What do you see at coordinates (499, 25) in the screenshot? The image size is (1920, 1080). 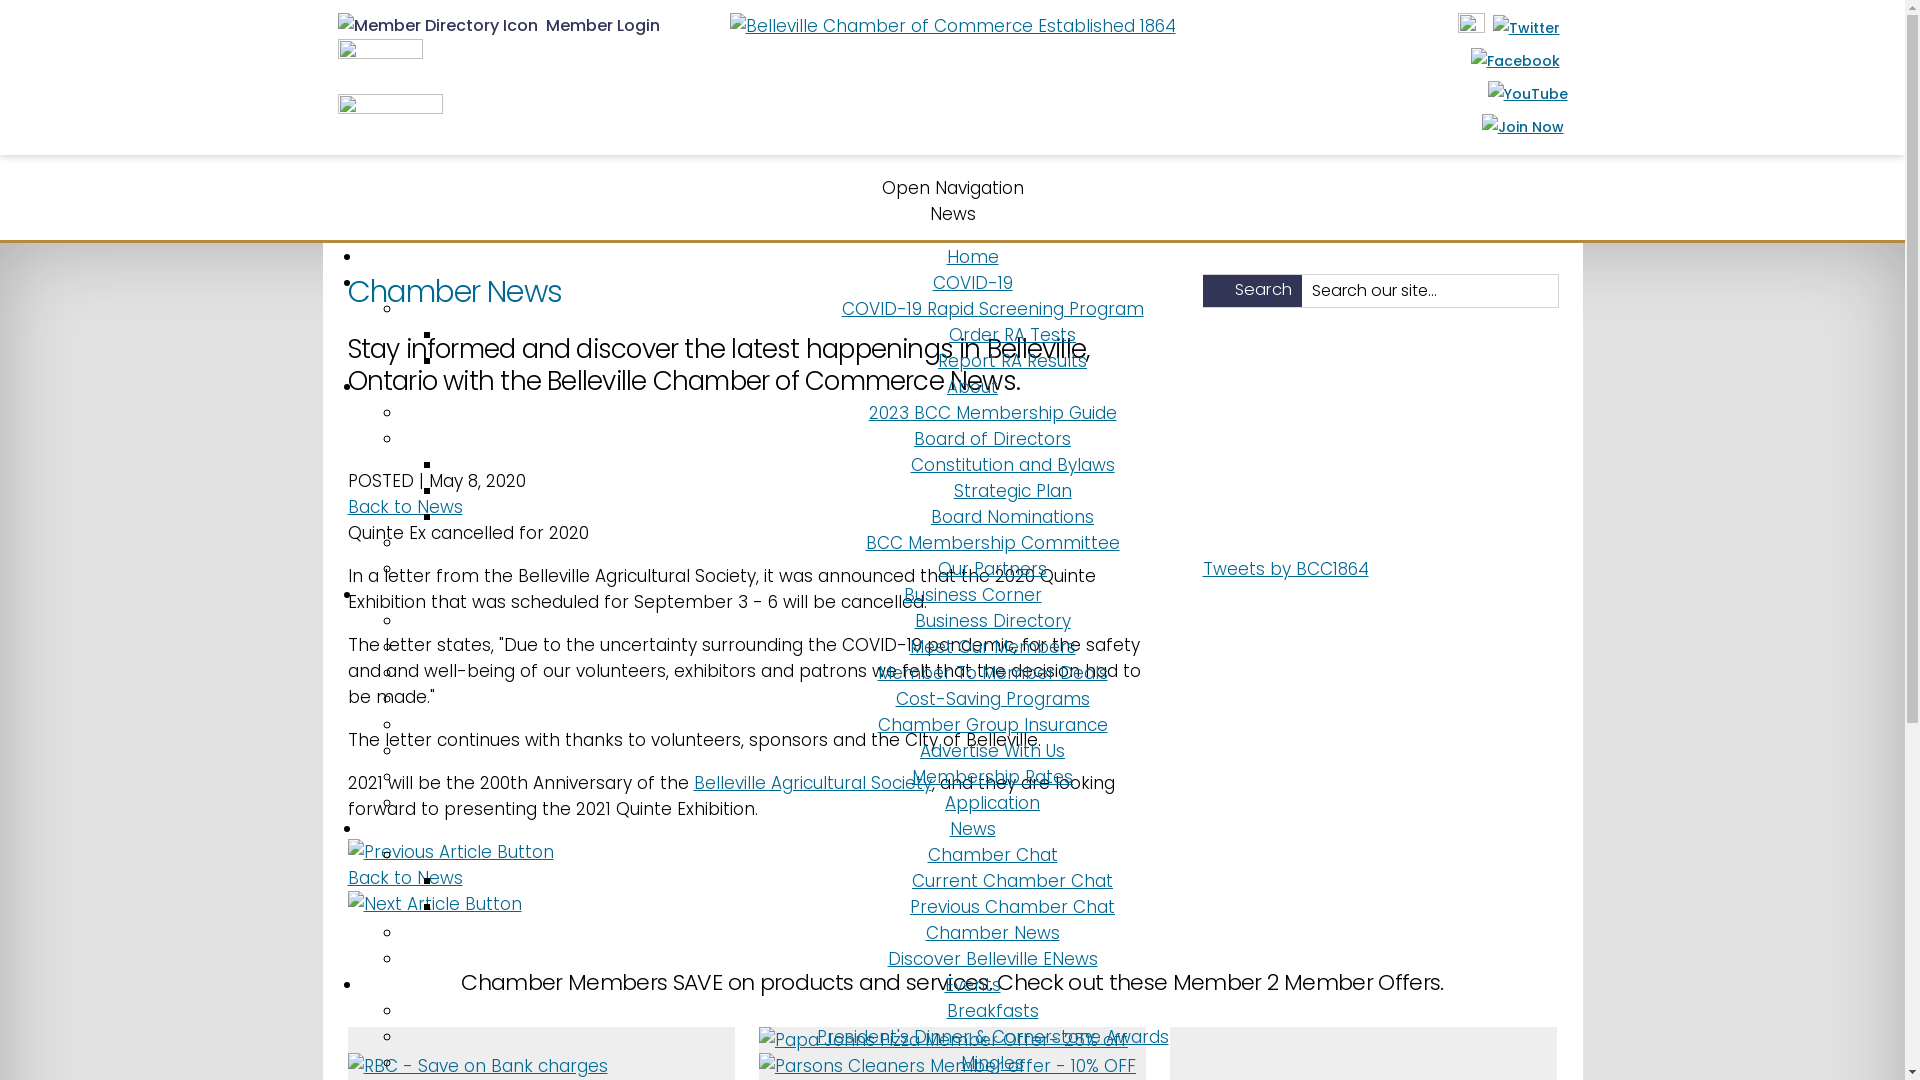 I see `'  Member Login'` at bounding box center [499, 25].